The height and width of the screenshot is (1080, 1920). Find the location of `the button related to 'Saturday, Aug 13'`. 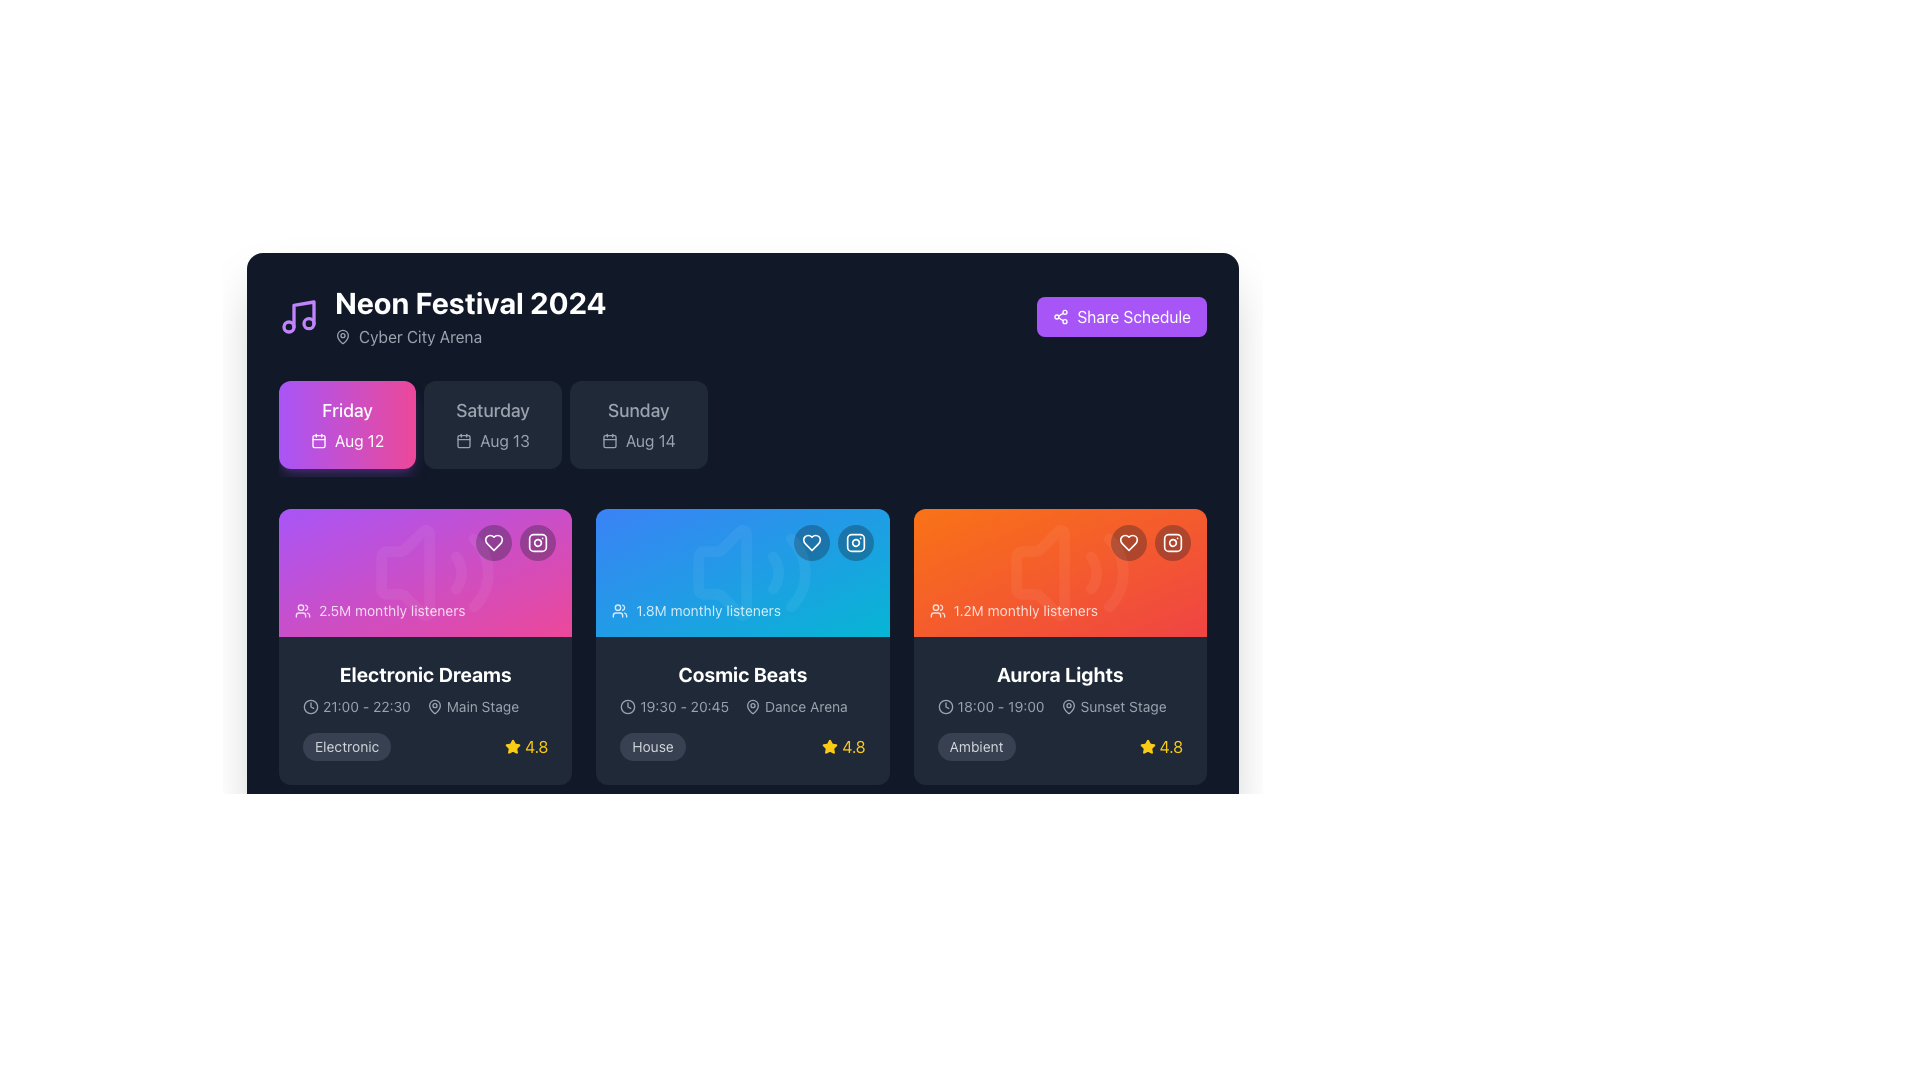

the button related to 'Saturday, Aug 13' is located at coordinates (493, 423).